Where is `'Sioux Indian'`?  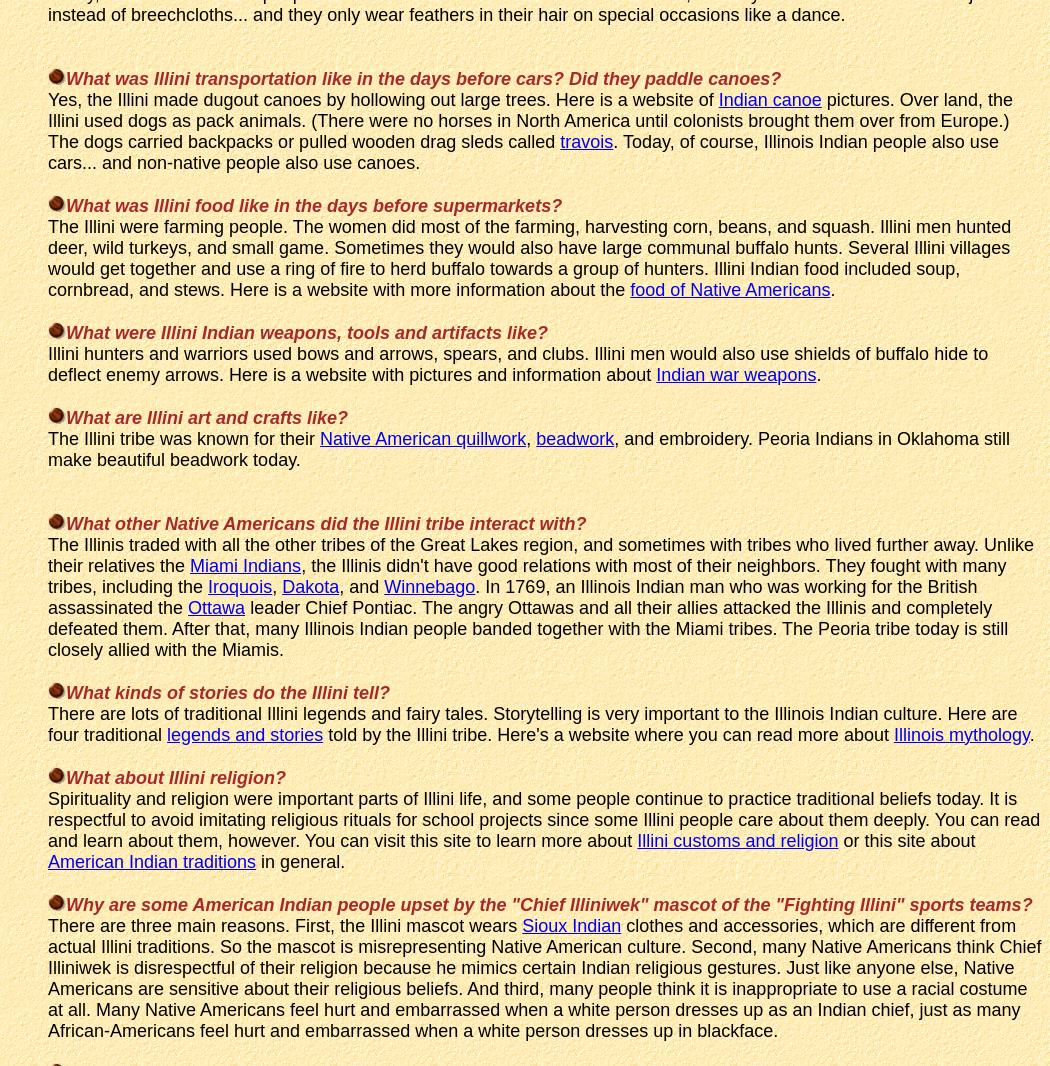 'Sioux Indian' is located at coordinates (570, 924).